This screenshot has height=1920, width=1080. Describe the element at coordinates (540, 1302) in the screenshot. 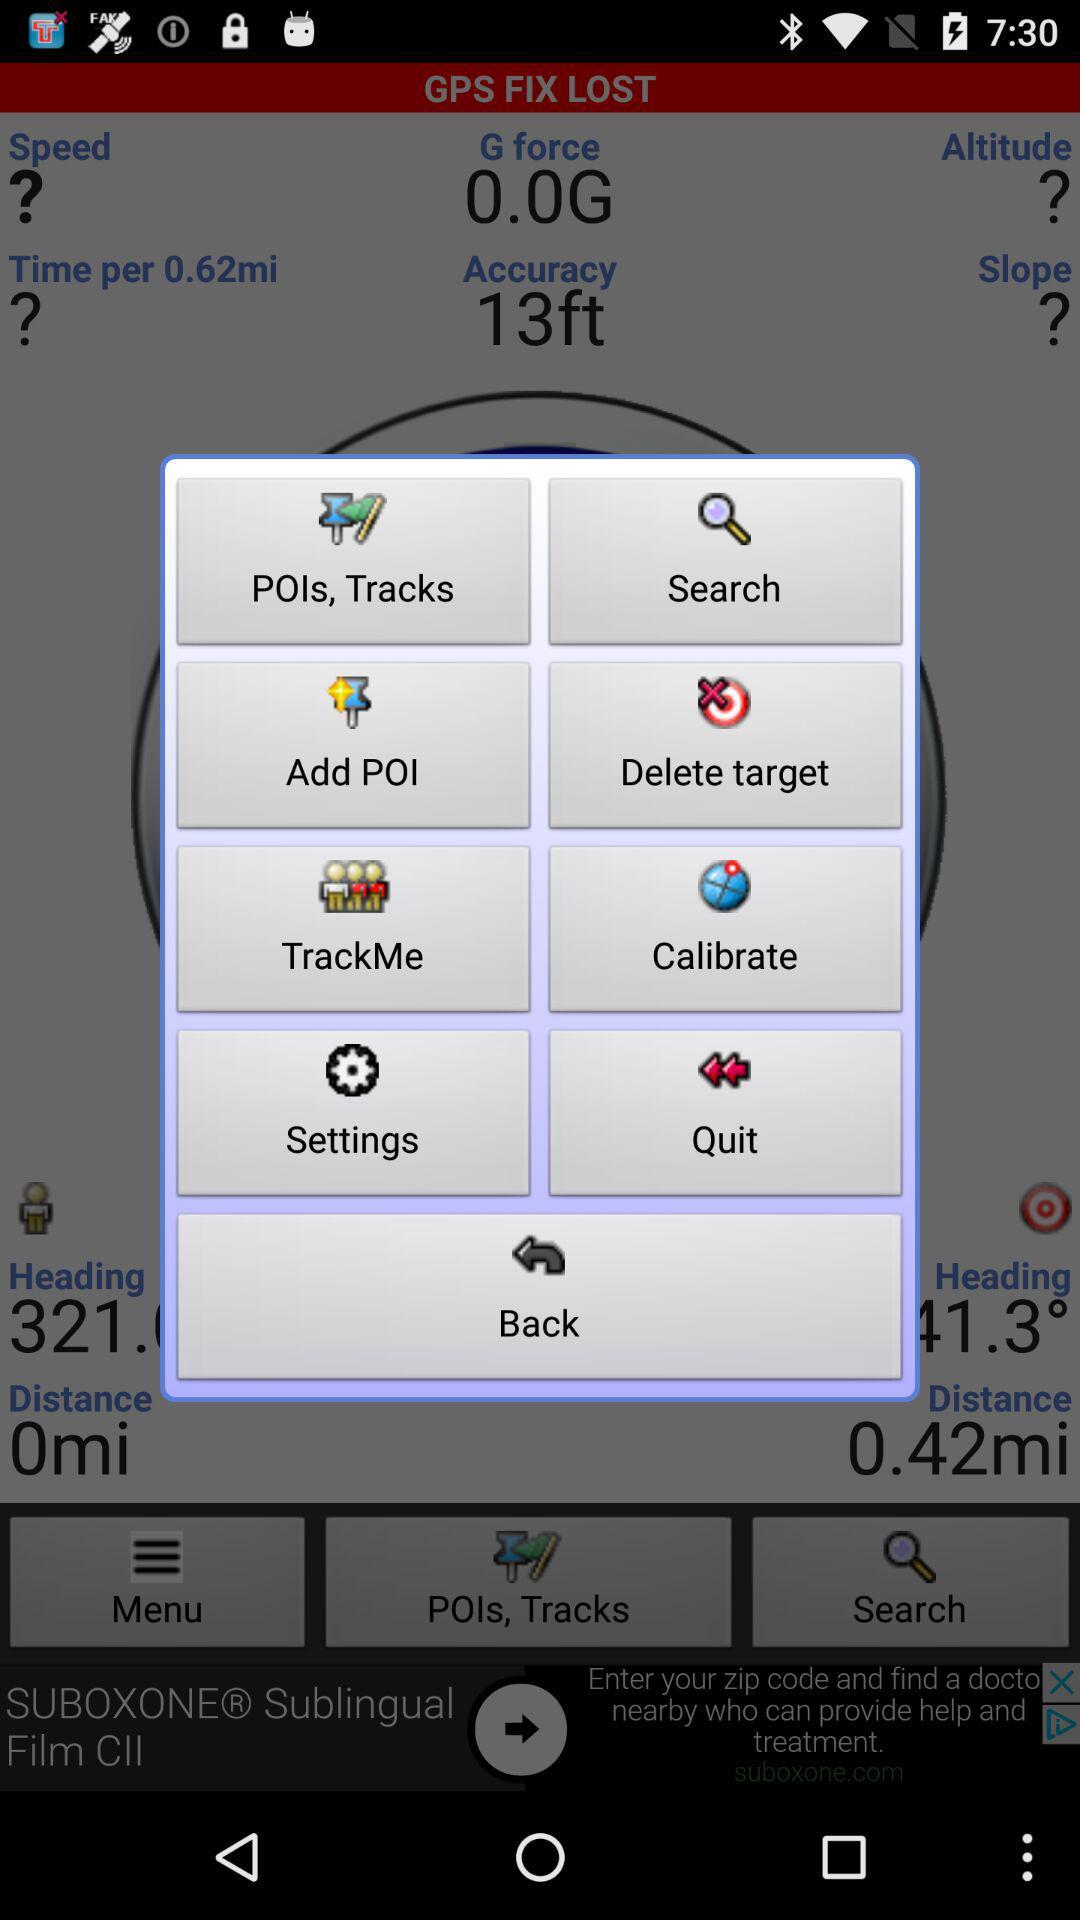

I see `the button at the bottom` at that location.